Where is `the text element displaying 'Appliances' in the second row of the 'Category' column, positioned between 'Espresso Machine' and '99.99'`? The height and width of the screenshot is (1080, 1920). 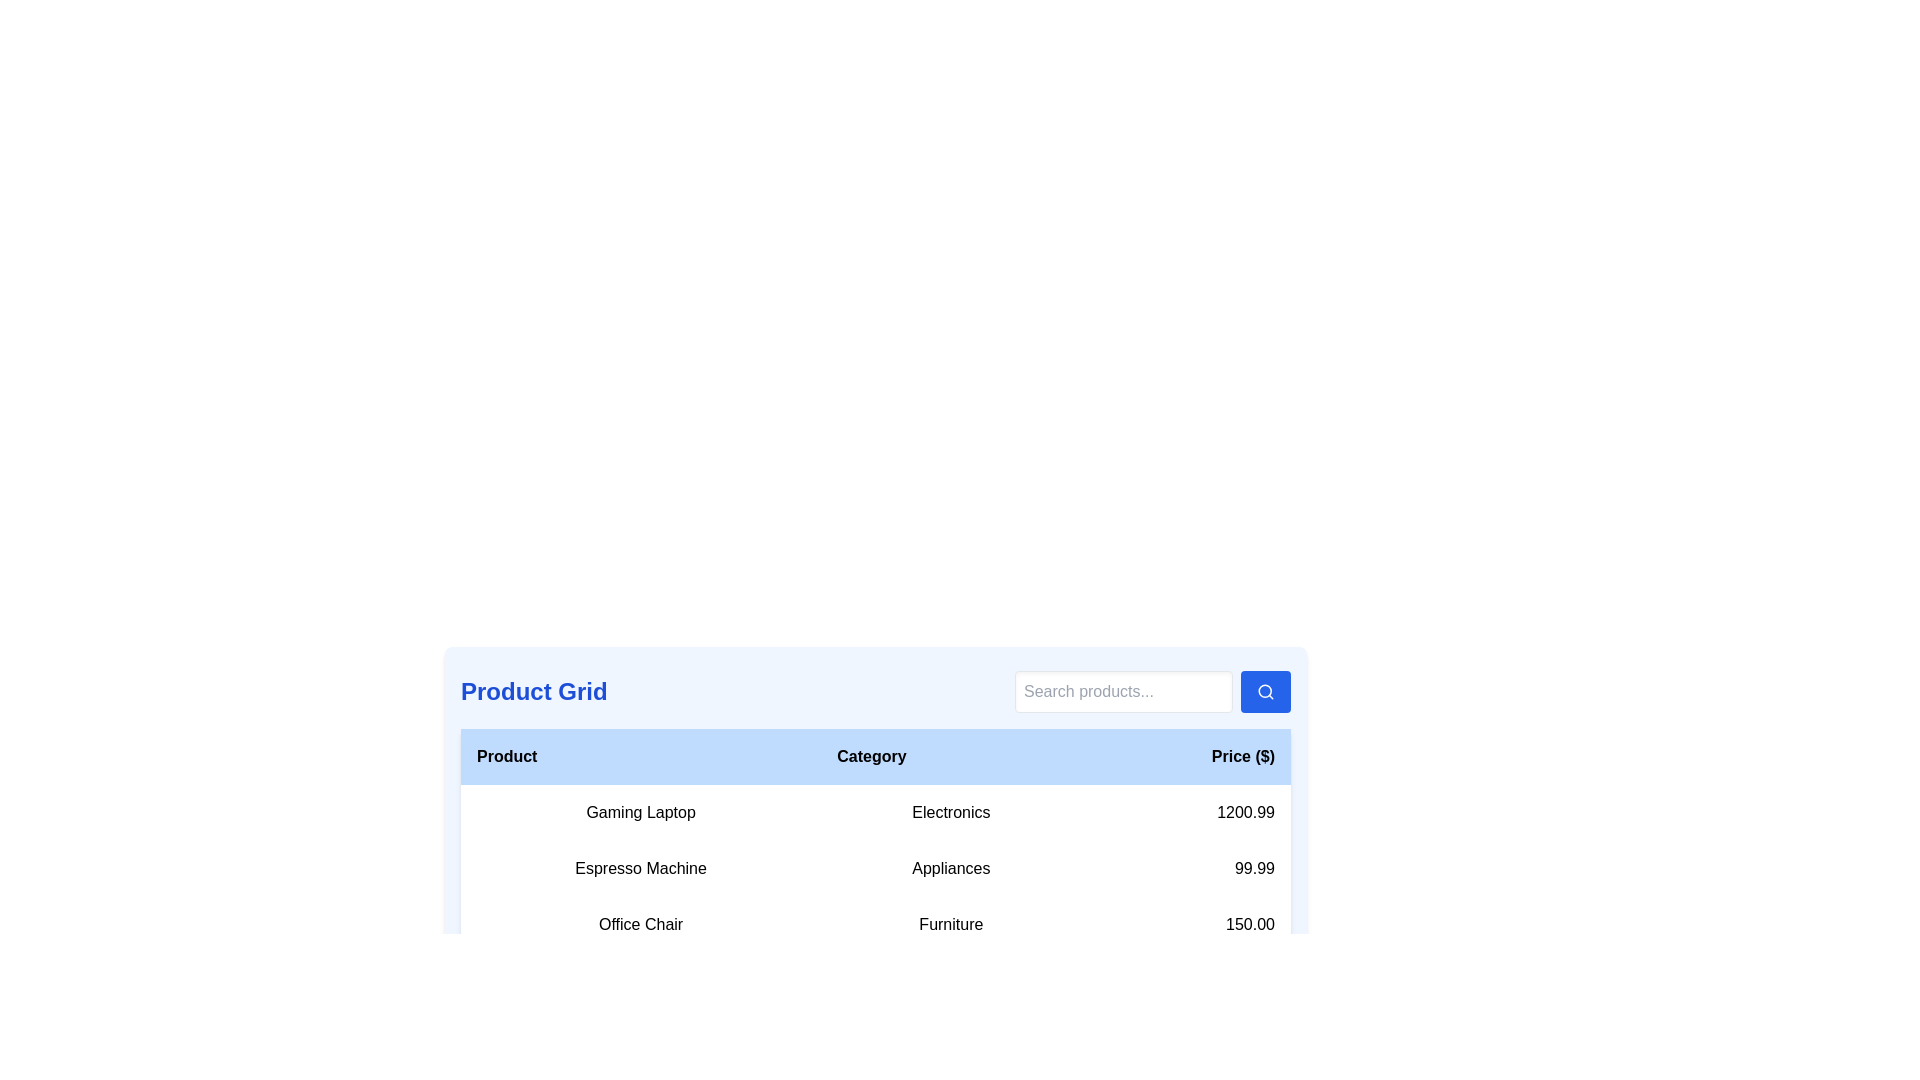
the text element displaying 'Appliances' in the second row of the 'Category' column, positioned between 'Espresso Machine' and '99.99' is located at coordinates (950, 867).